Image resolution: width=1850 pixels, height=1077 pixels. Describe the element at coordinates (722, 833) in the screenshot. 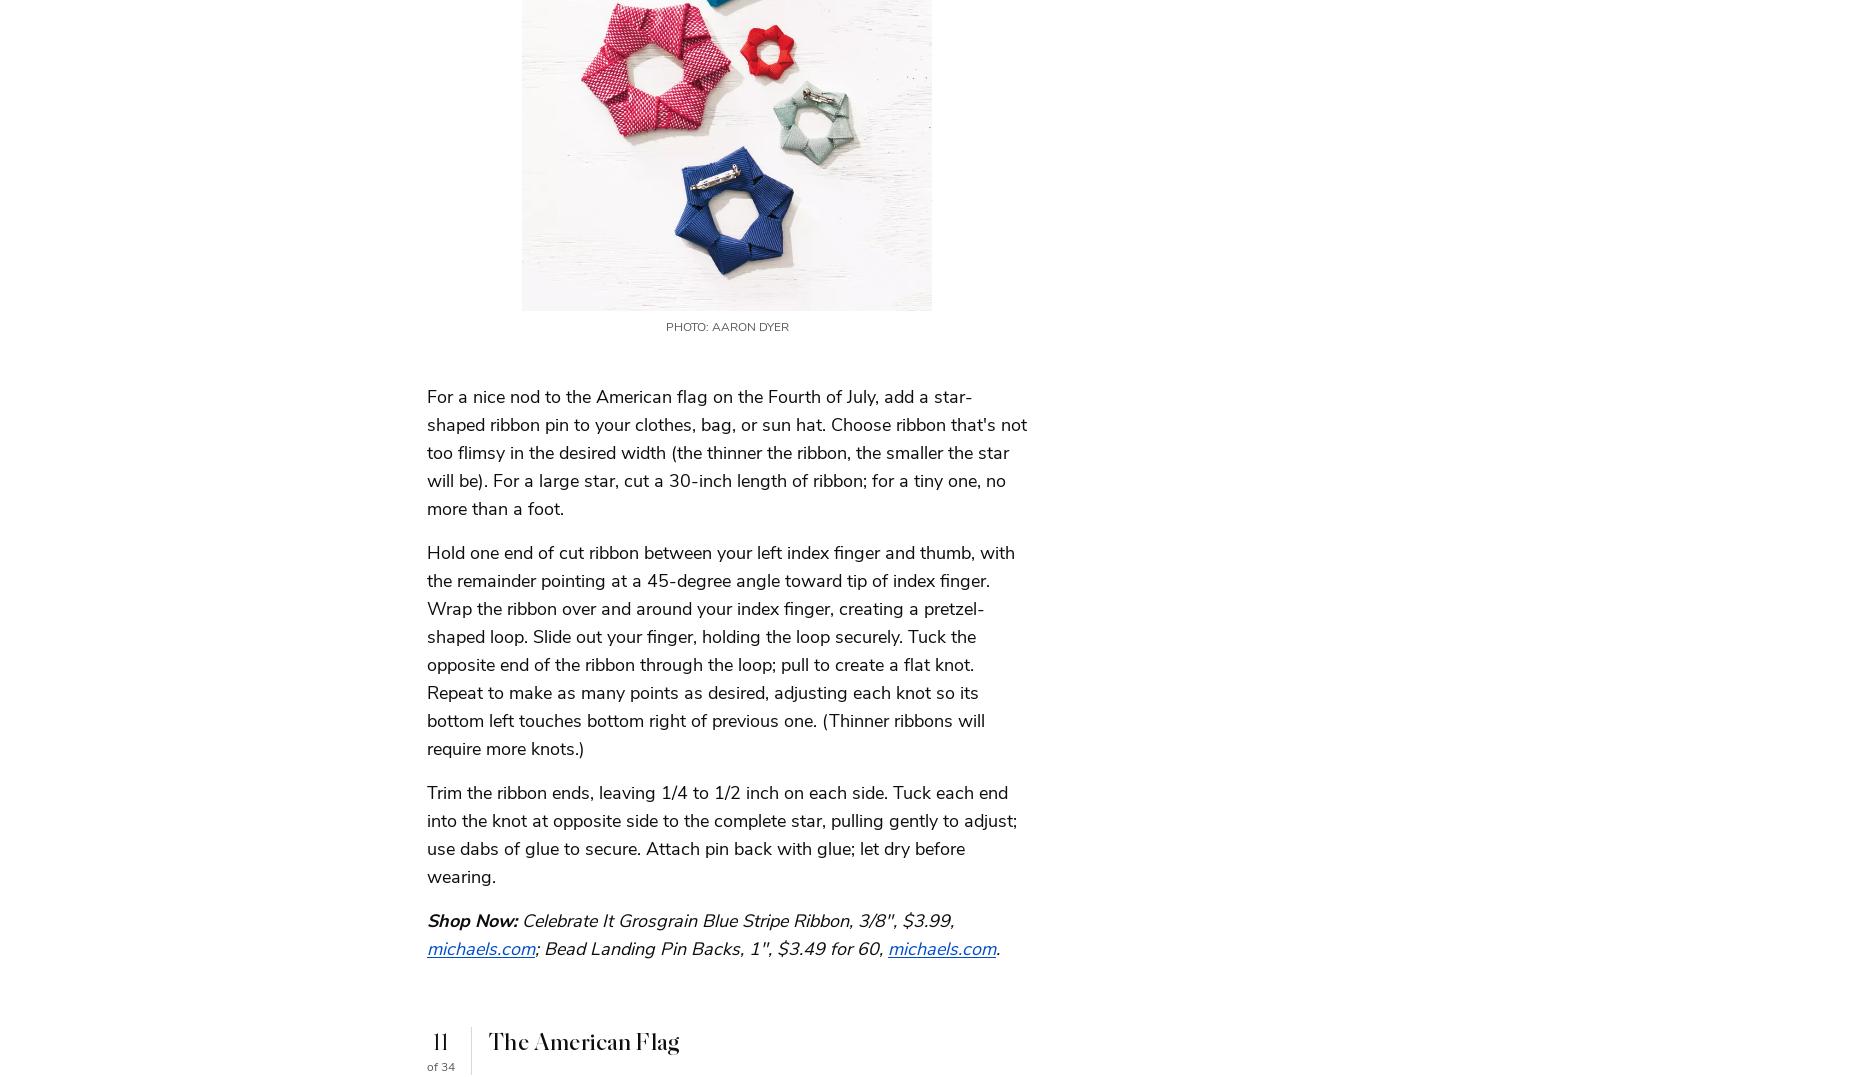

I see `'Trim the ribbon ends, leaving 1/4 to 1/2 inch on each side. Tuck each end into the knot at opposite side to the complete star, pulling gently to adjust; use dabs of glue to secure. Attach pin back with glue; let dry before wearing.'` at that location.